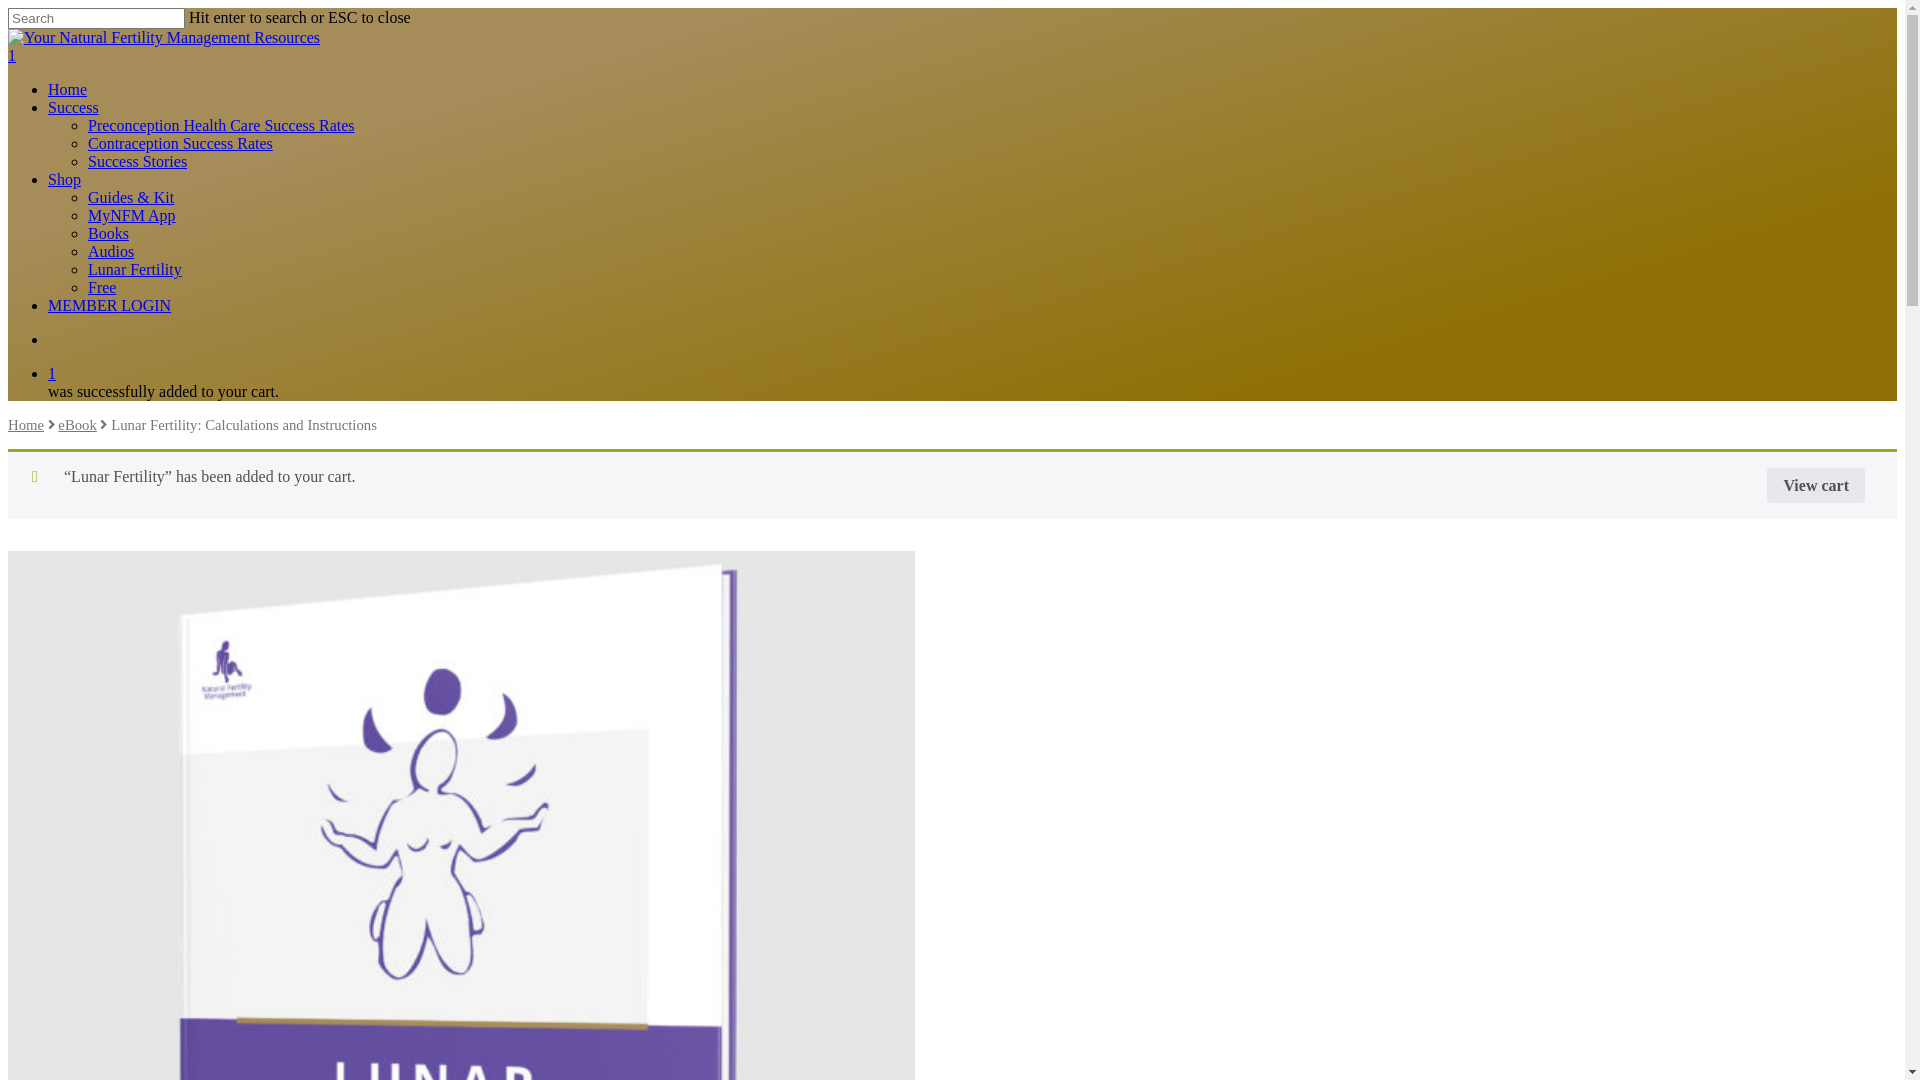  Describe the element at coordinates (951, 55) in the screenshot. I see `'1'` at that location.